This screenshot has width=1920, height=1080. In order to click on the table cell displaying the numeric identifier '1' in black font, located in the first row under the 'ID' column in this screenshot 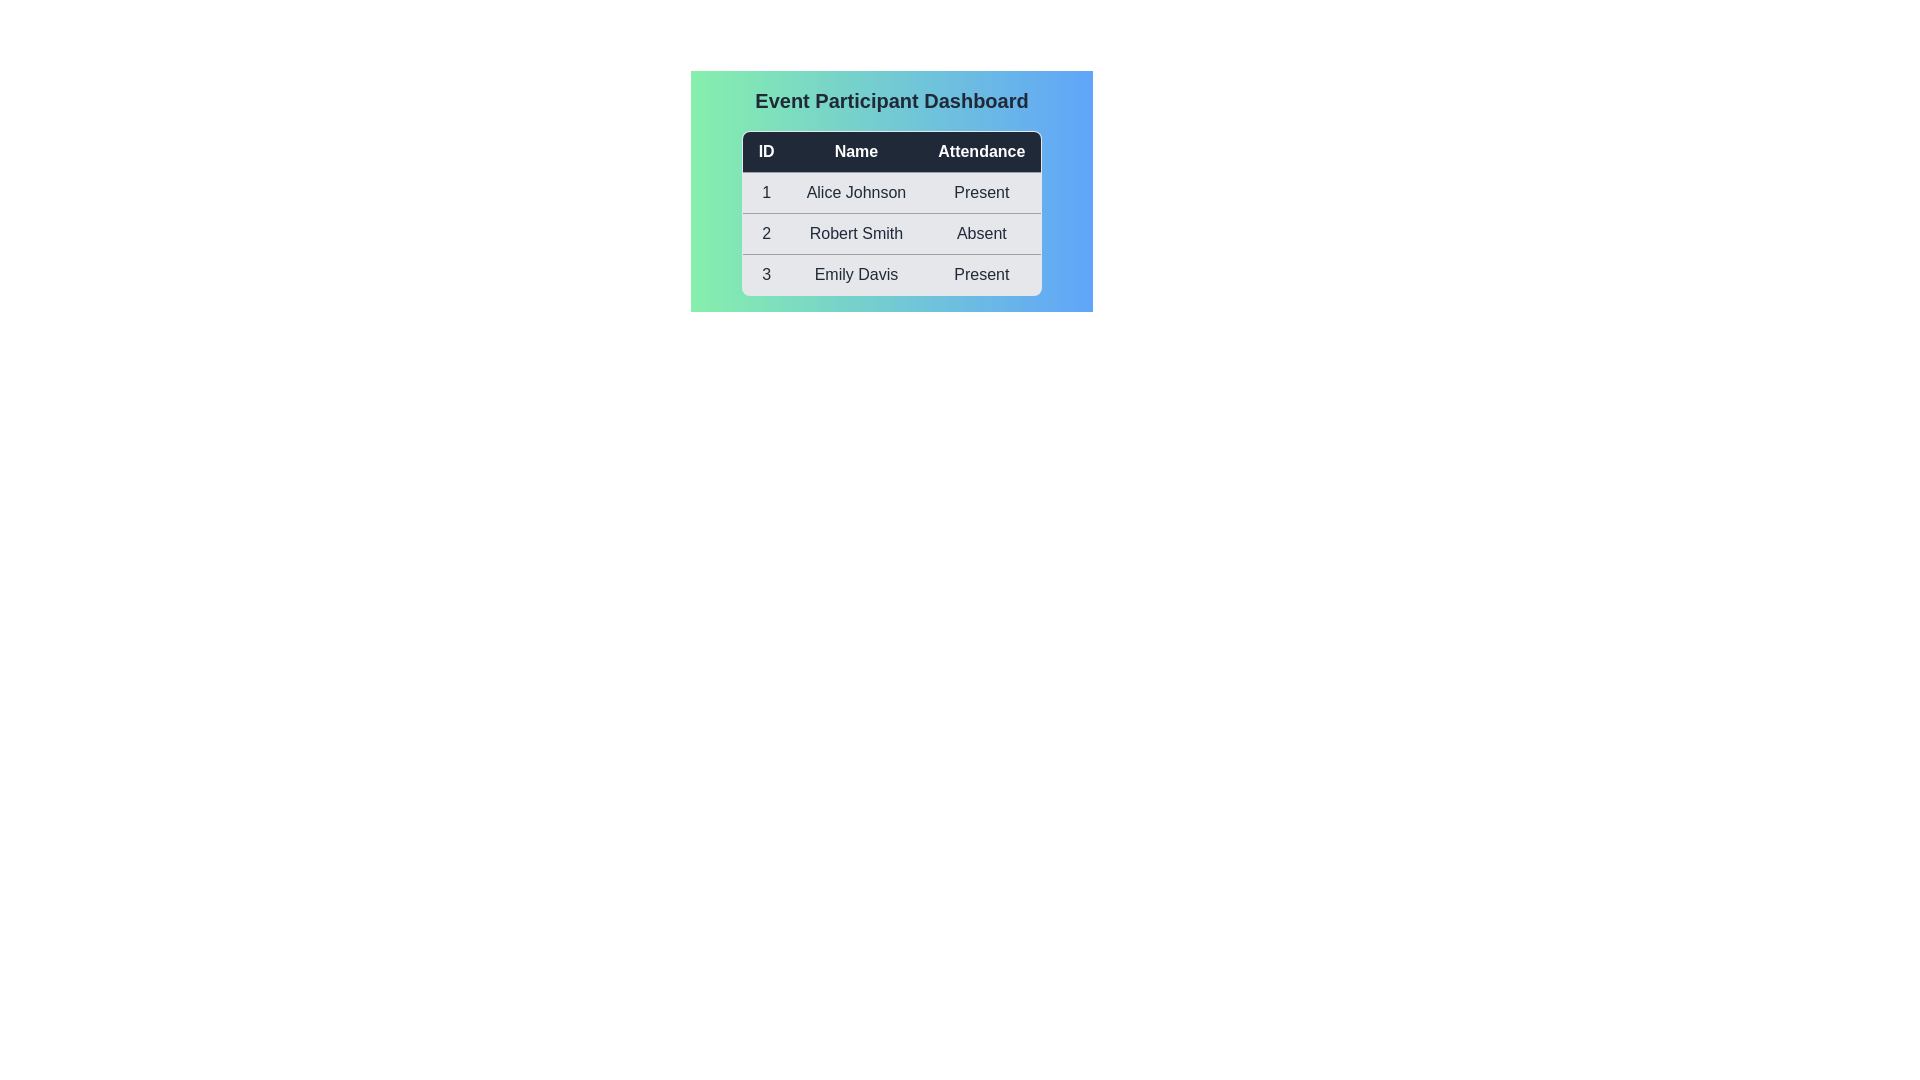, I will do `click(765, 192)`.